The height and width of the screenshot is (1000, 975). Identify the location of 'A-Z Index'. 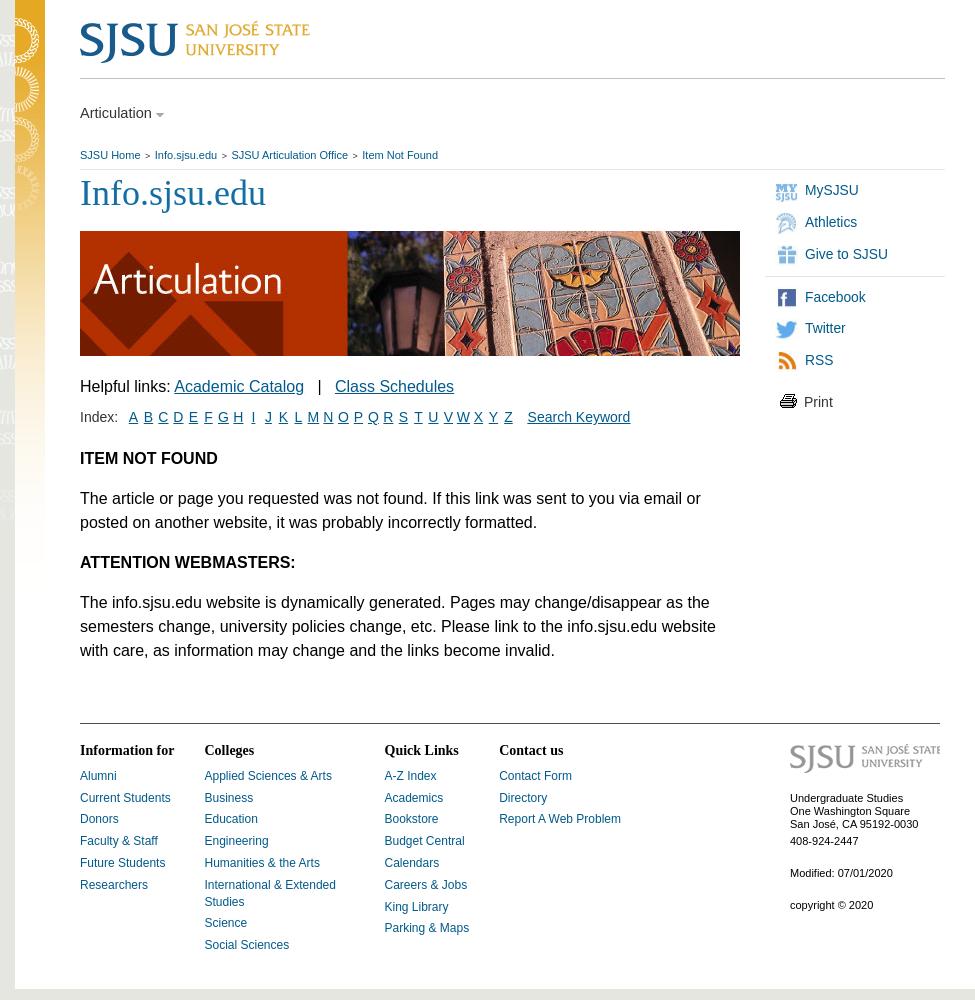
(409, 775).